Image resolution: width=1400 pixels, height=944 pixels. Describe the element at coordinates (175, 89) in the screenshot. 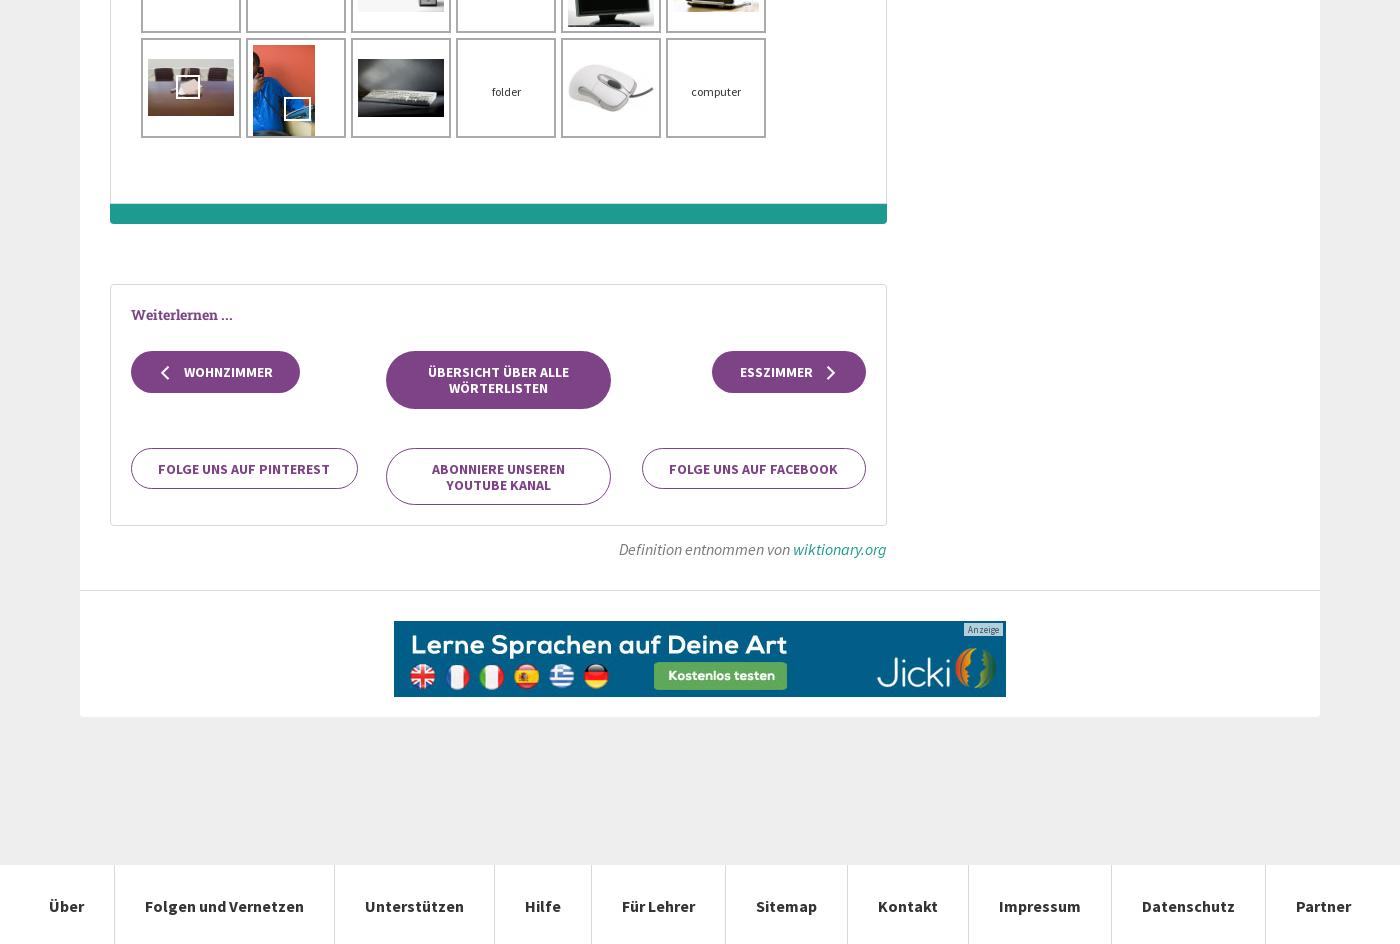

I see `'laptop'` at that location.